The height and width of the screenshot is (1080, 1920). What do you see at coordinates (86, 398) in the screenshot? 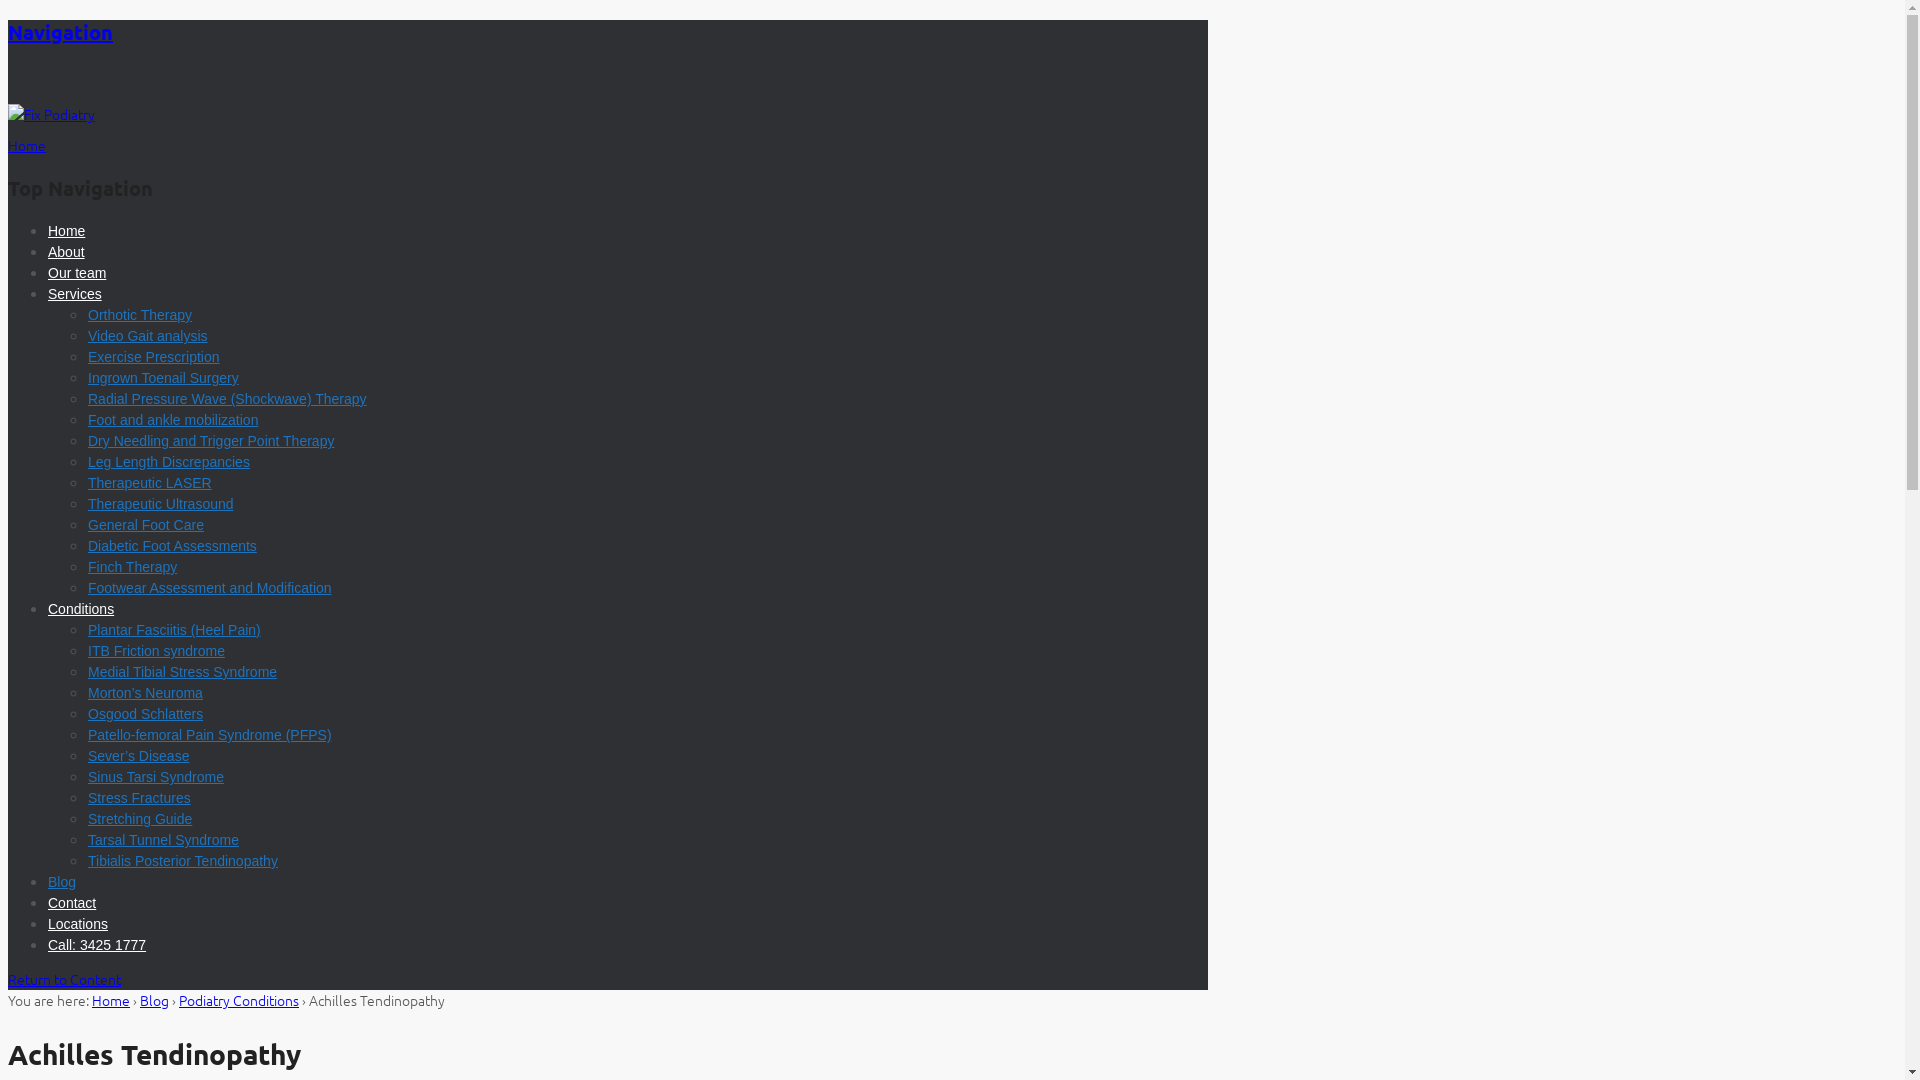
I see `'Radial Pressure Wave (Shockwave) Therapy'` at bounding box center [86, 398].